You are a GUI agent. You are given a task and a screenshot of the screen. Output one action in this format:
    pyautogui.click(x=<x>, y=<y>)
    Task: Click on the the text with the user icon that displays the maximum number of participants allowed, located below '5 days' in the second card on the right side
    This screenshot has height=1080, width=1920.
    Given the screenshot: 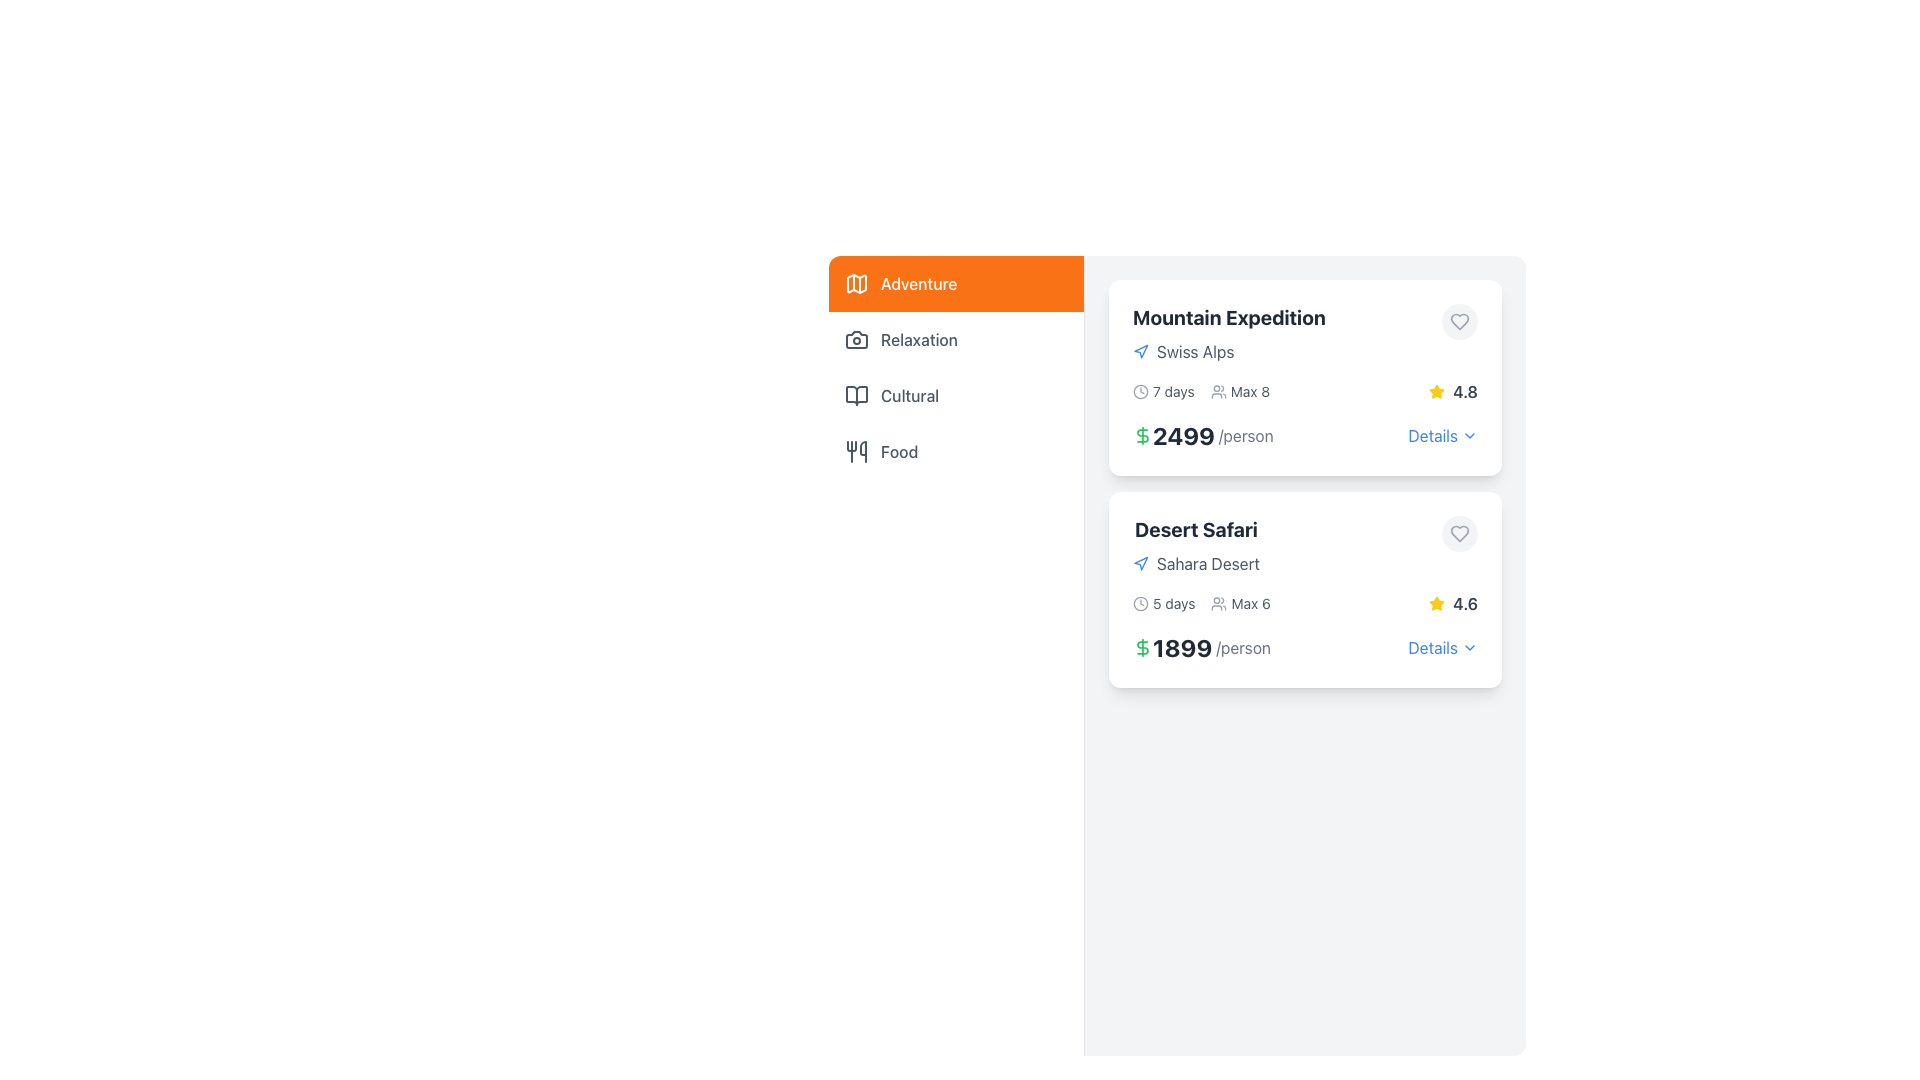 What is the action you would take?
    pyautogui.click(x=1240, y=603)
    